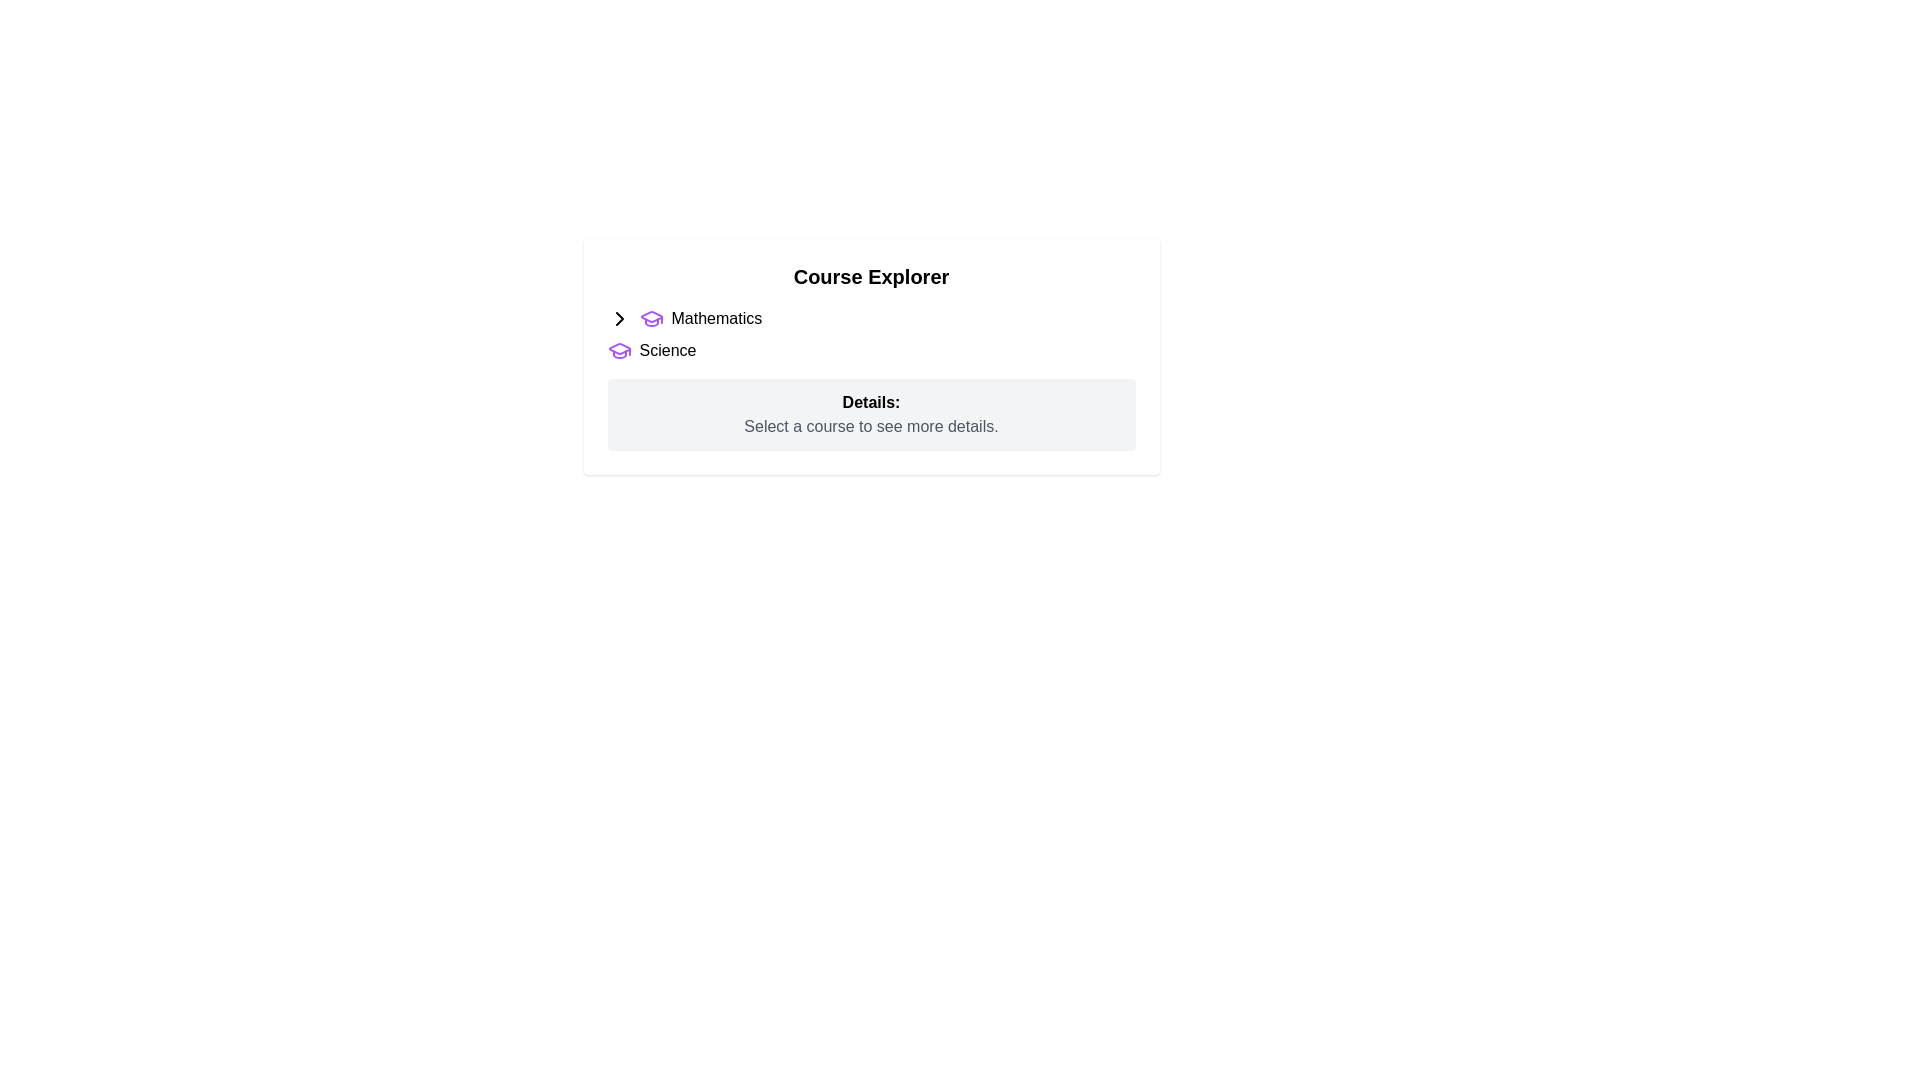  What do you see at coordinates (667, 350) in the screenshot?
I see `the 'Science' text label, which is the second item in the vertical list below 'Course Explorer'` at bounding box center [667, 350].